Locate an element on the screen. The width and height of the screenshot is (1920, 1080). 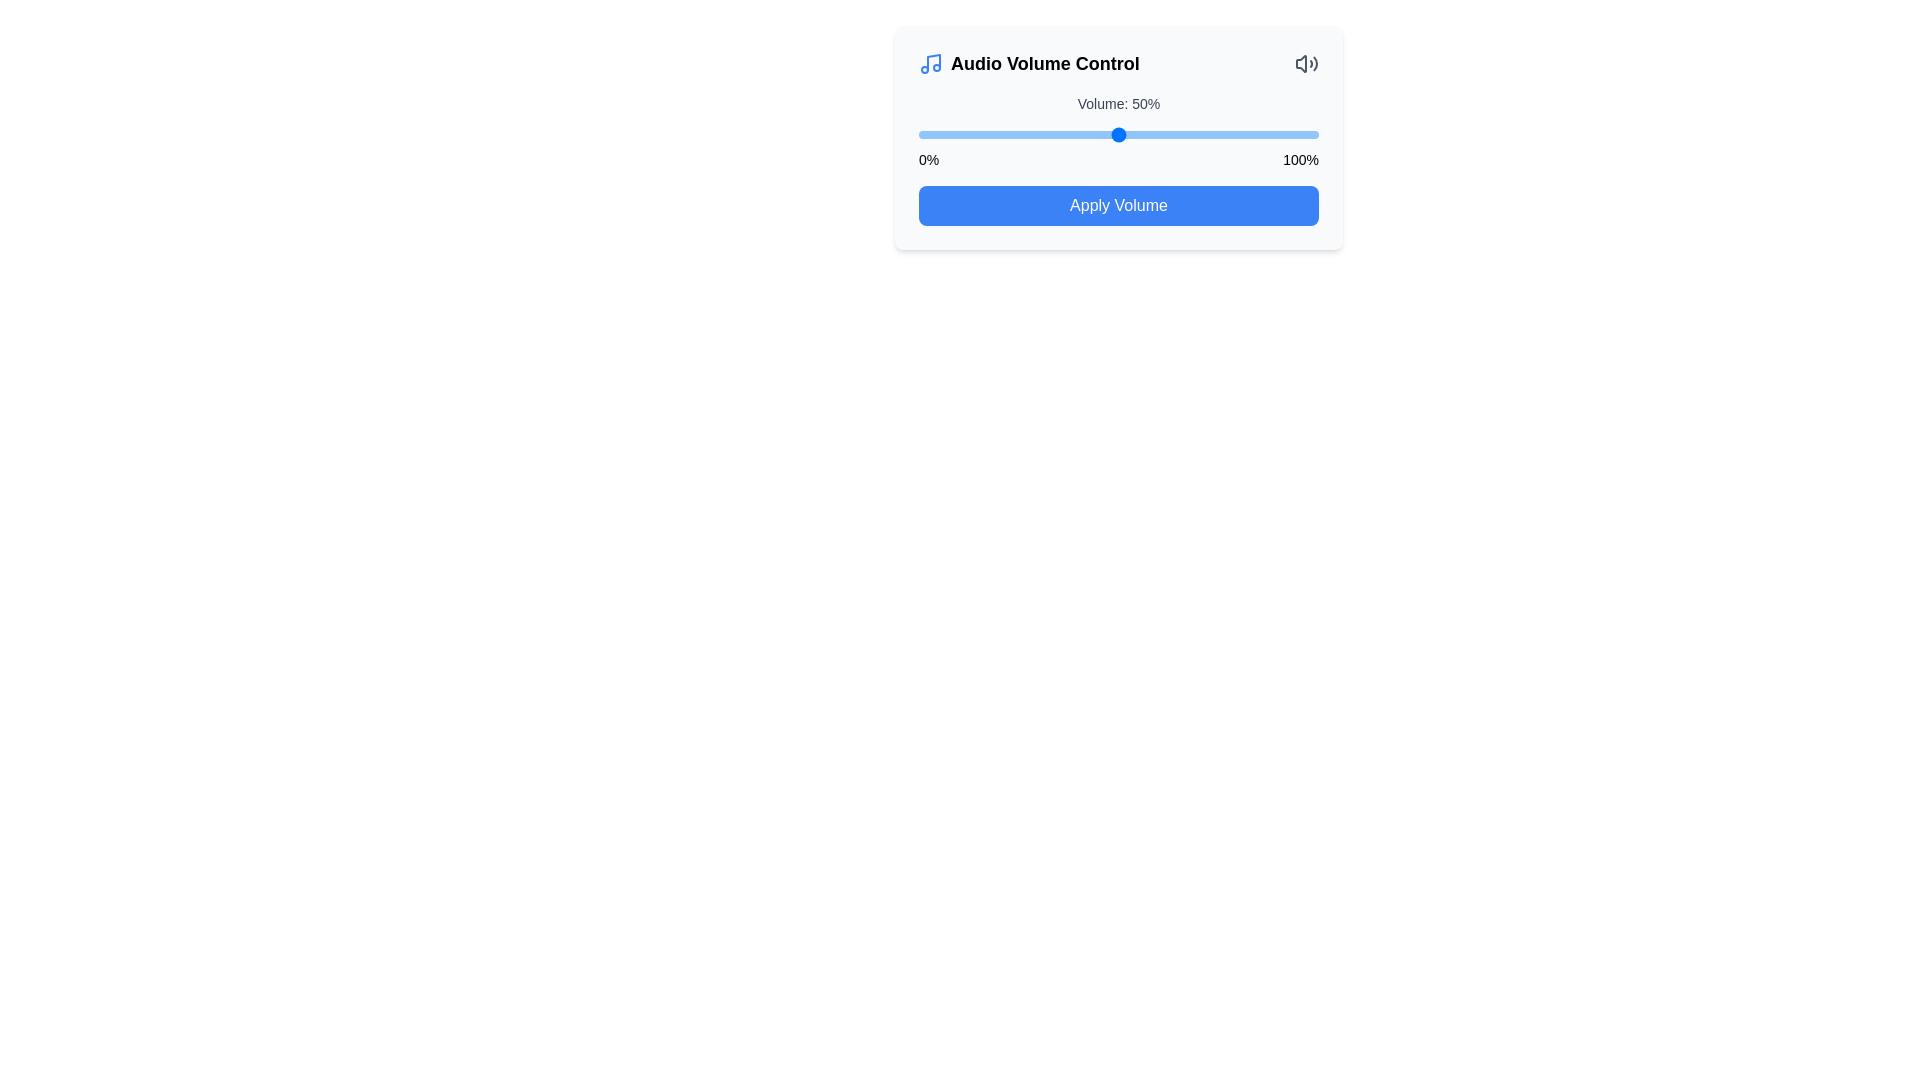
the volume level is located at coordinates (1302, 135).